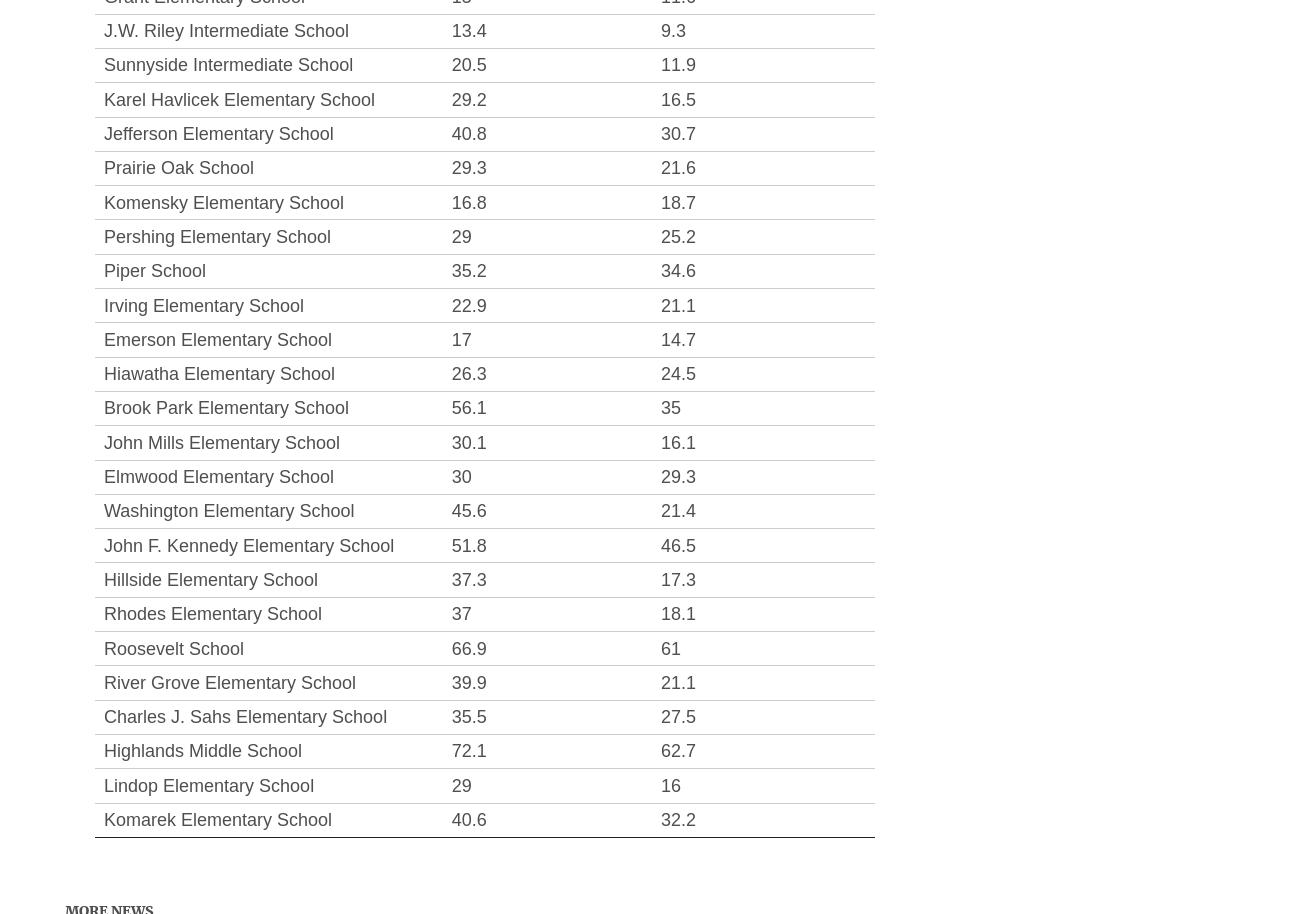 The width and height of the screenshot is (1300, 914). I want to click on '14.7', so click(677, 338).